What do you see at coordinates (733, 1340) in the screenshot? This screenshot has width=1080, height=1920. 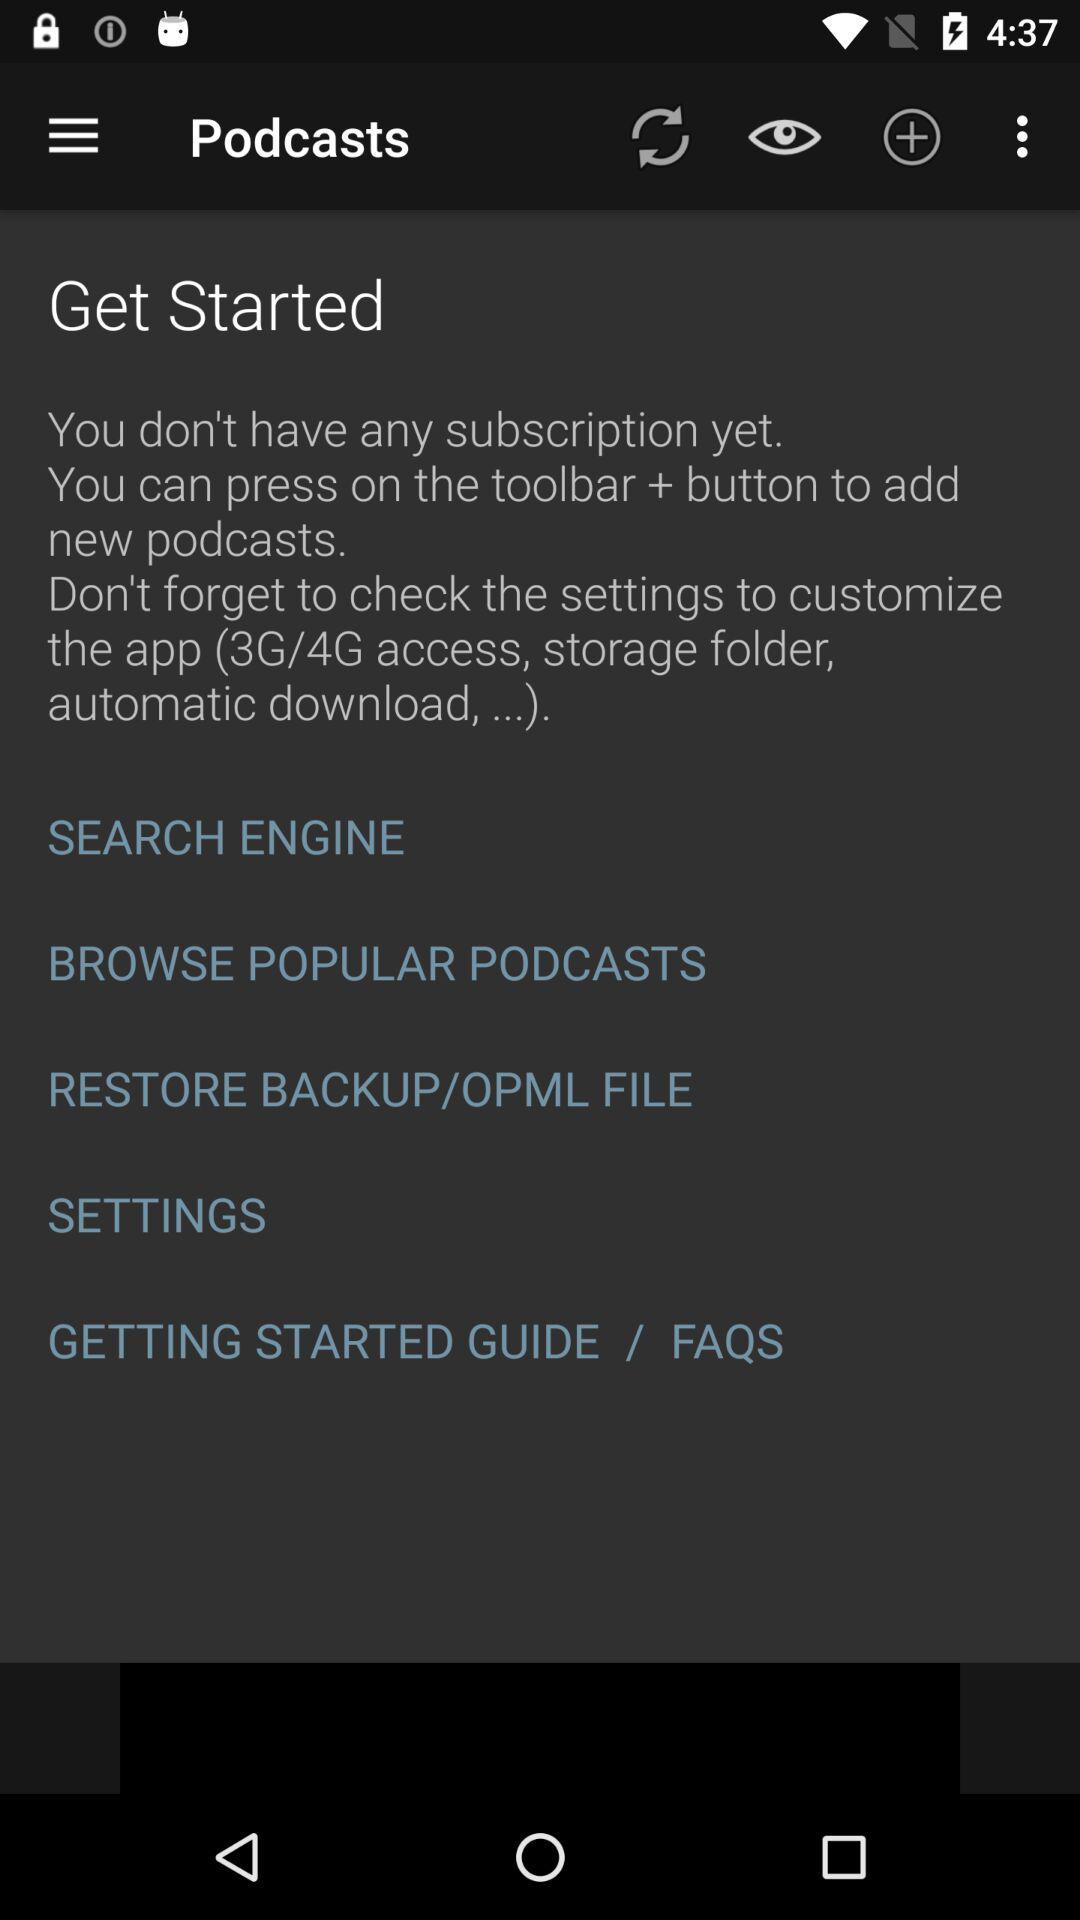 I see `faqs at the bottom right corner` at bounding box center [733, 1340].